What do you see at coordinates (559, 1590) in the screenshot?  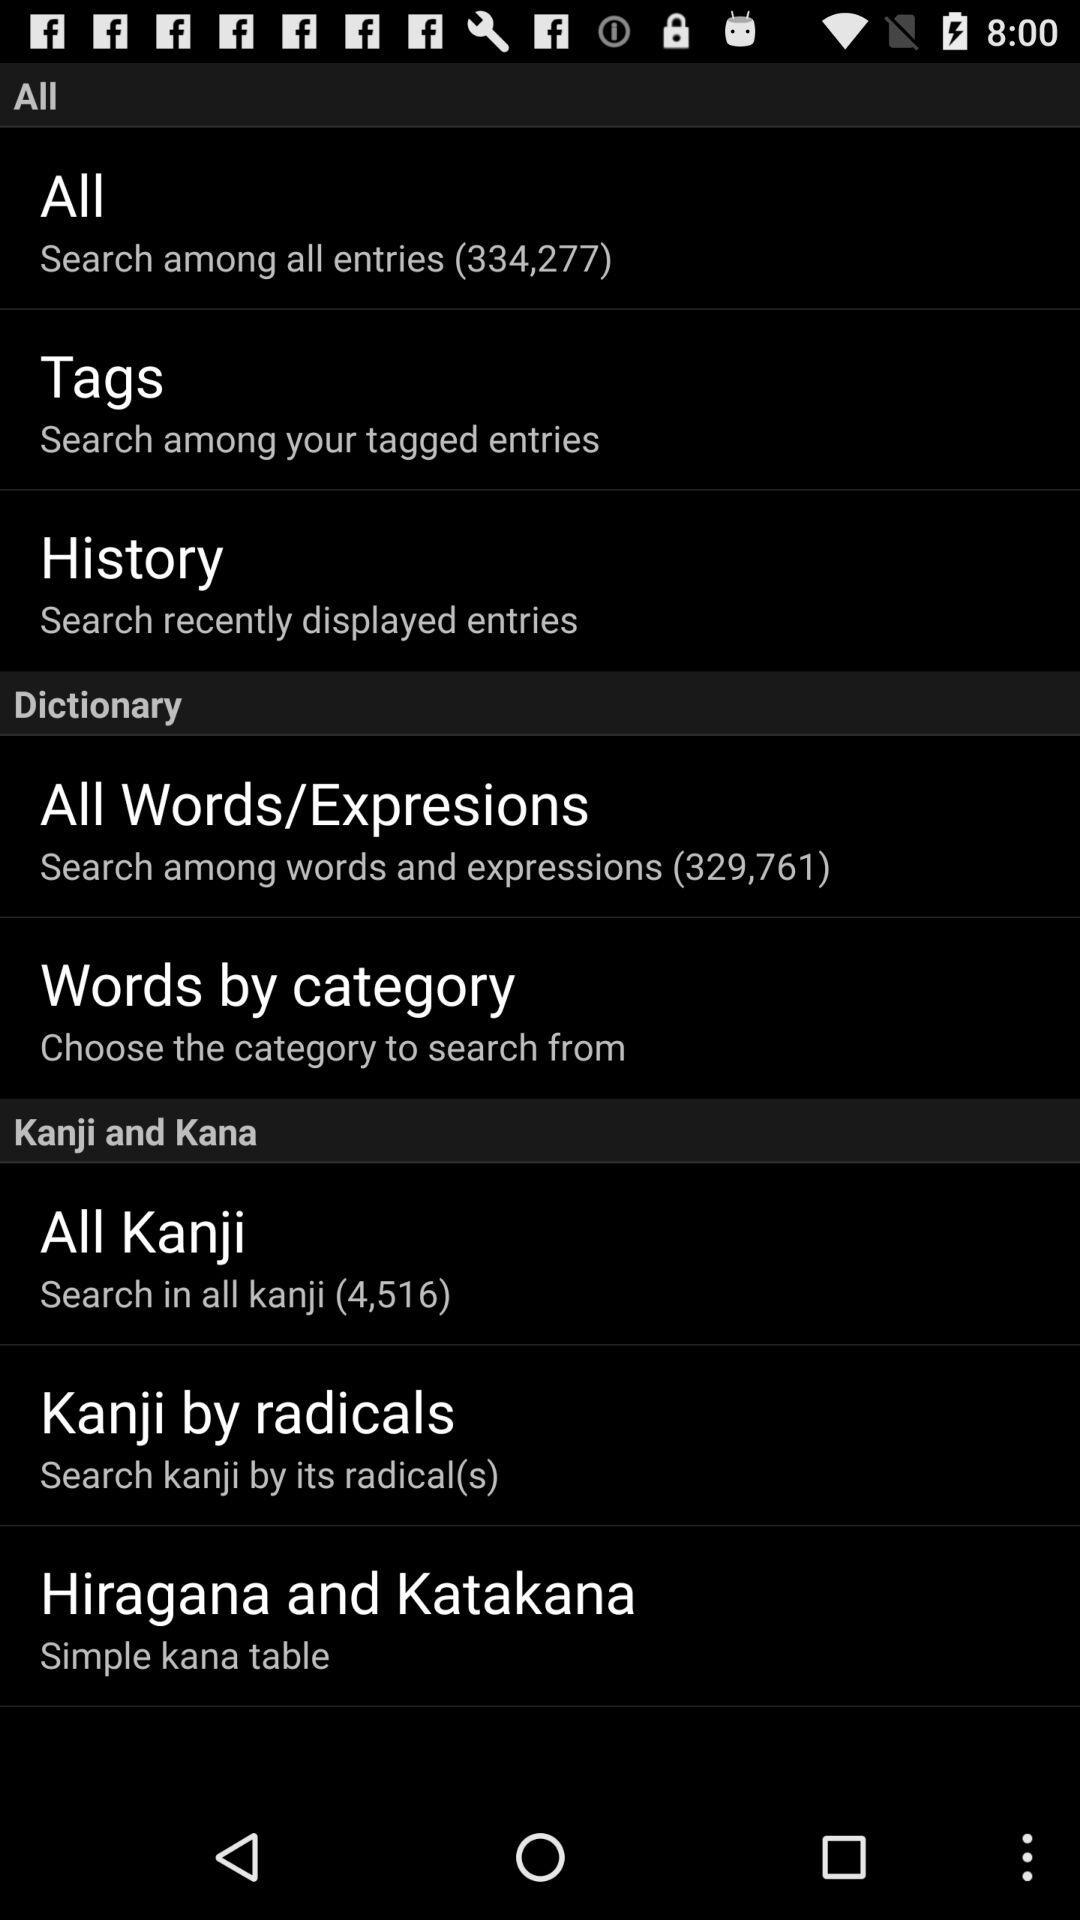 I see `item below the search kanji by` at bounding box center [559, 1590].